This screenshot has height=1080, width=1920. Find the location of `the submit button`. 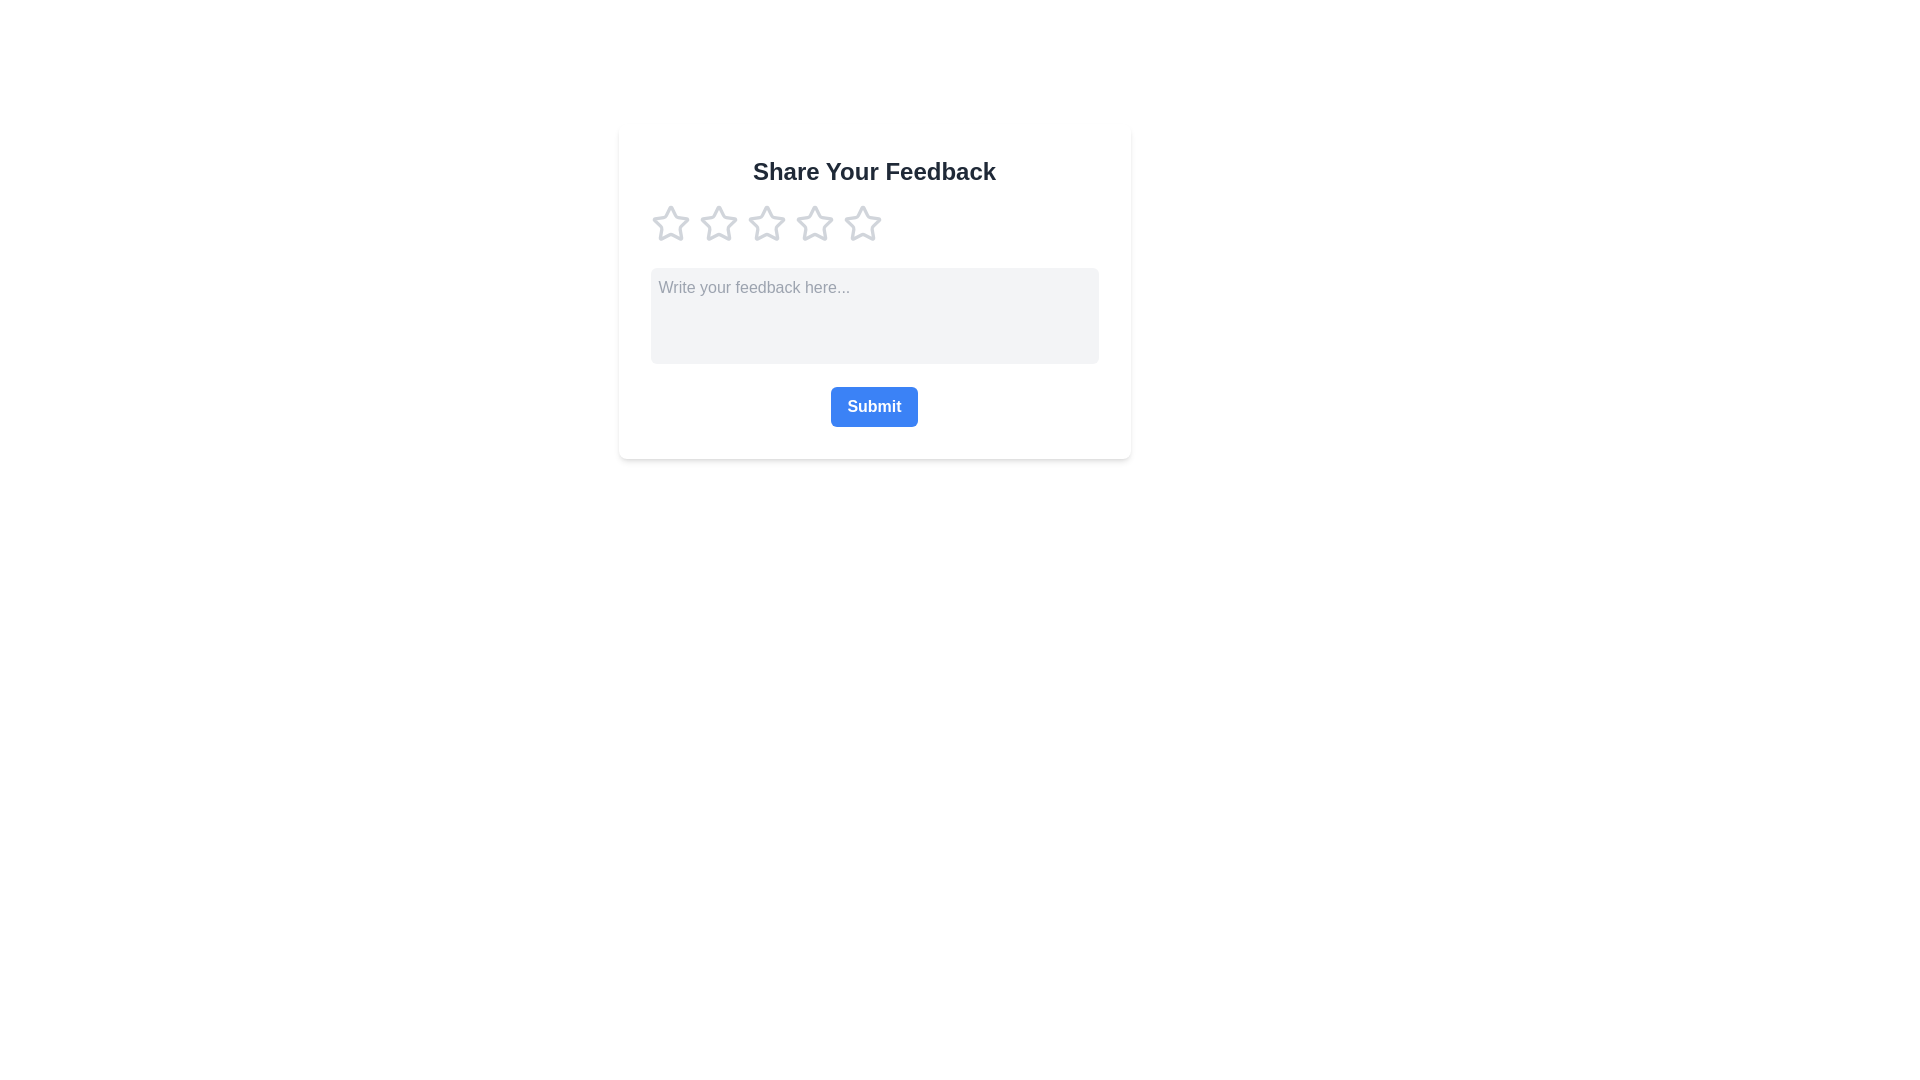

the submit button is located at coordinates (874, 406).